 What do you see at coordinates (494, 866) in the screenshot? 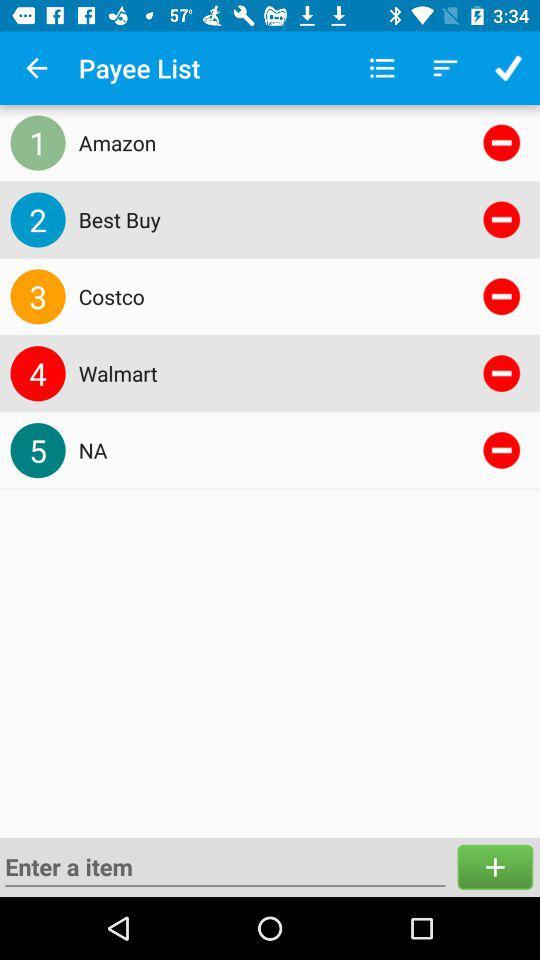
I see `item` at bounding box center [494, 866].